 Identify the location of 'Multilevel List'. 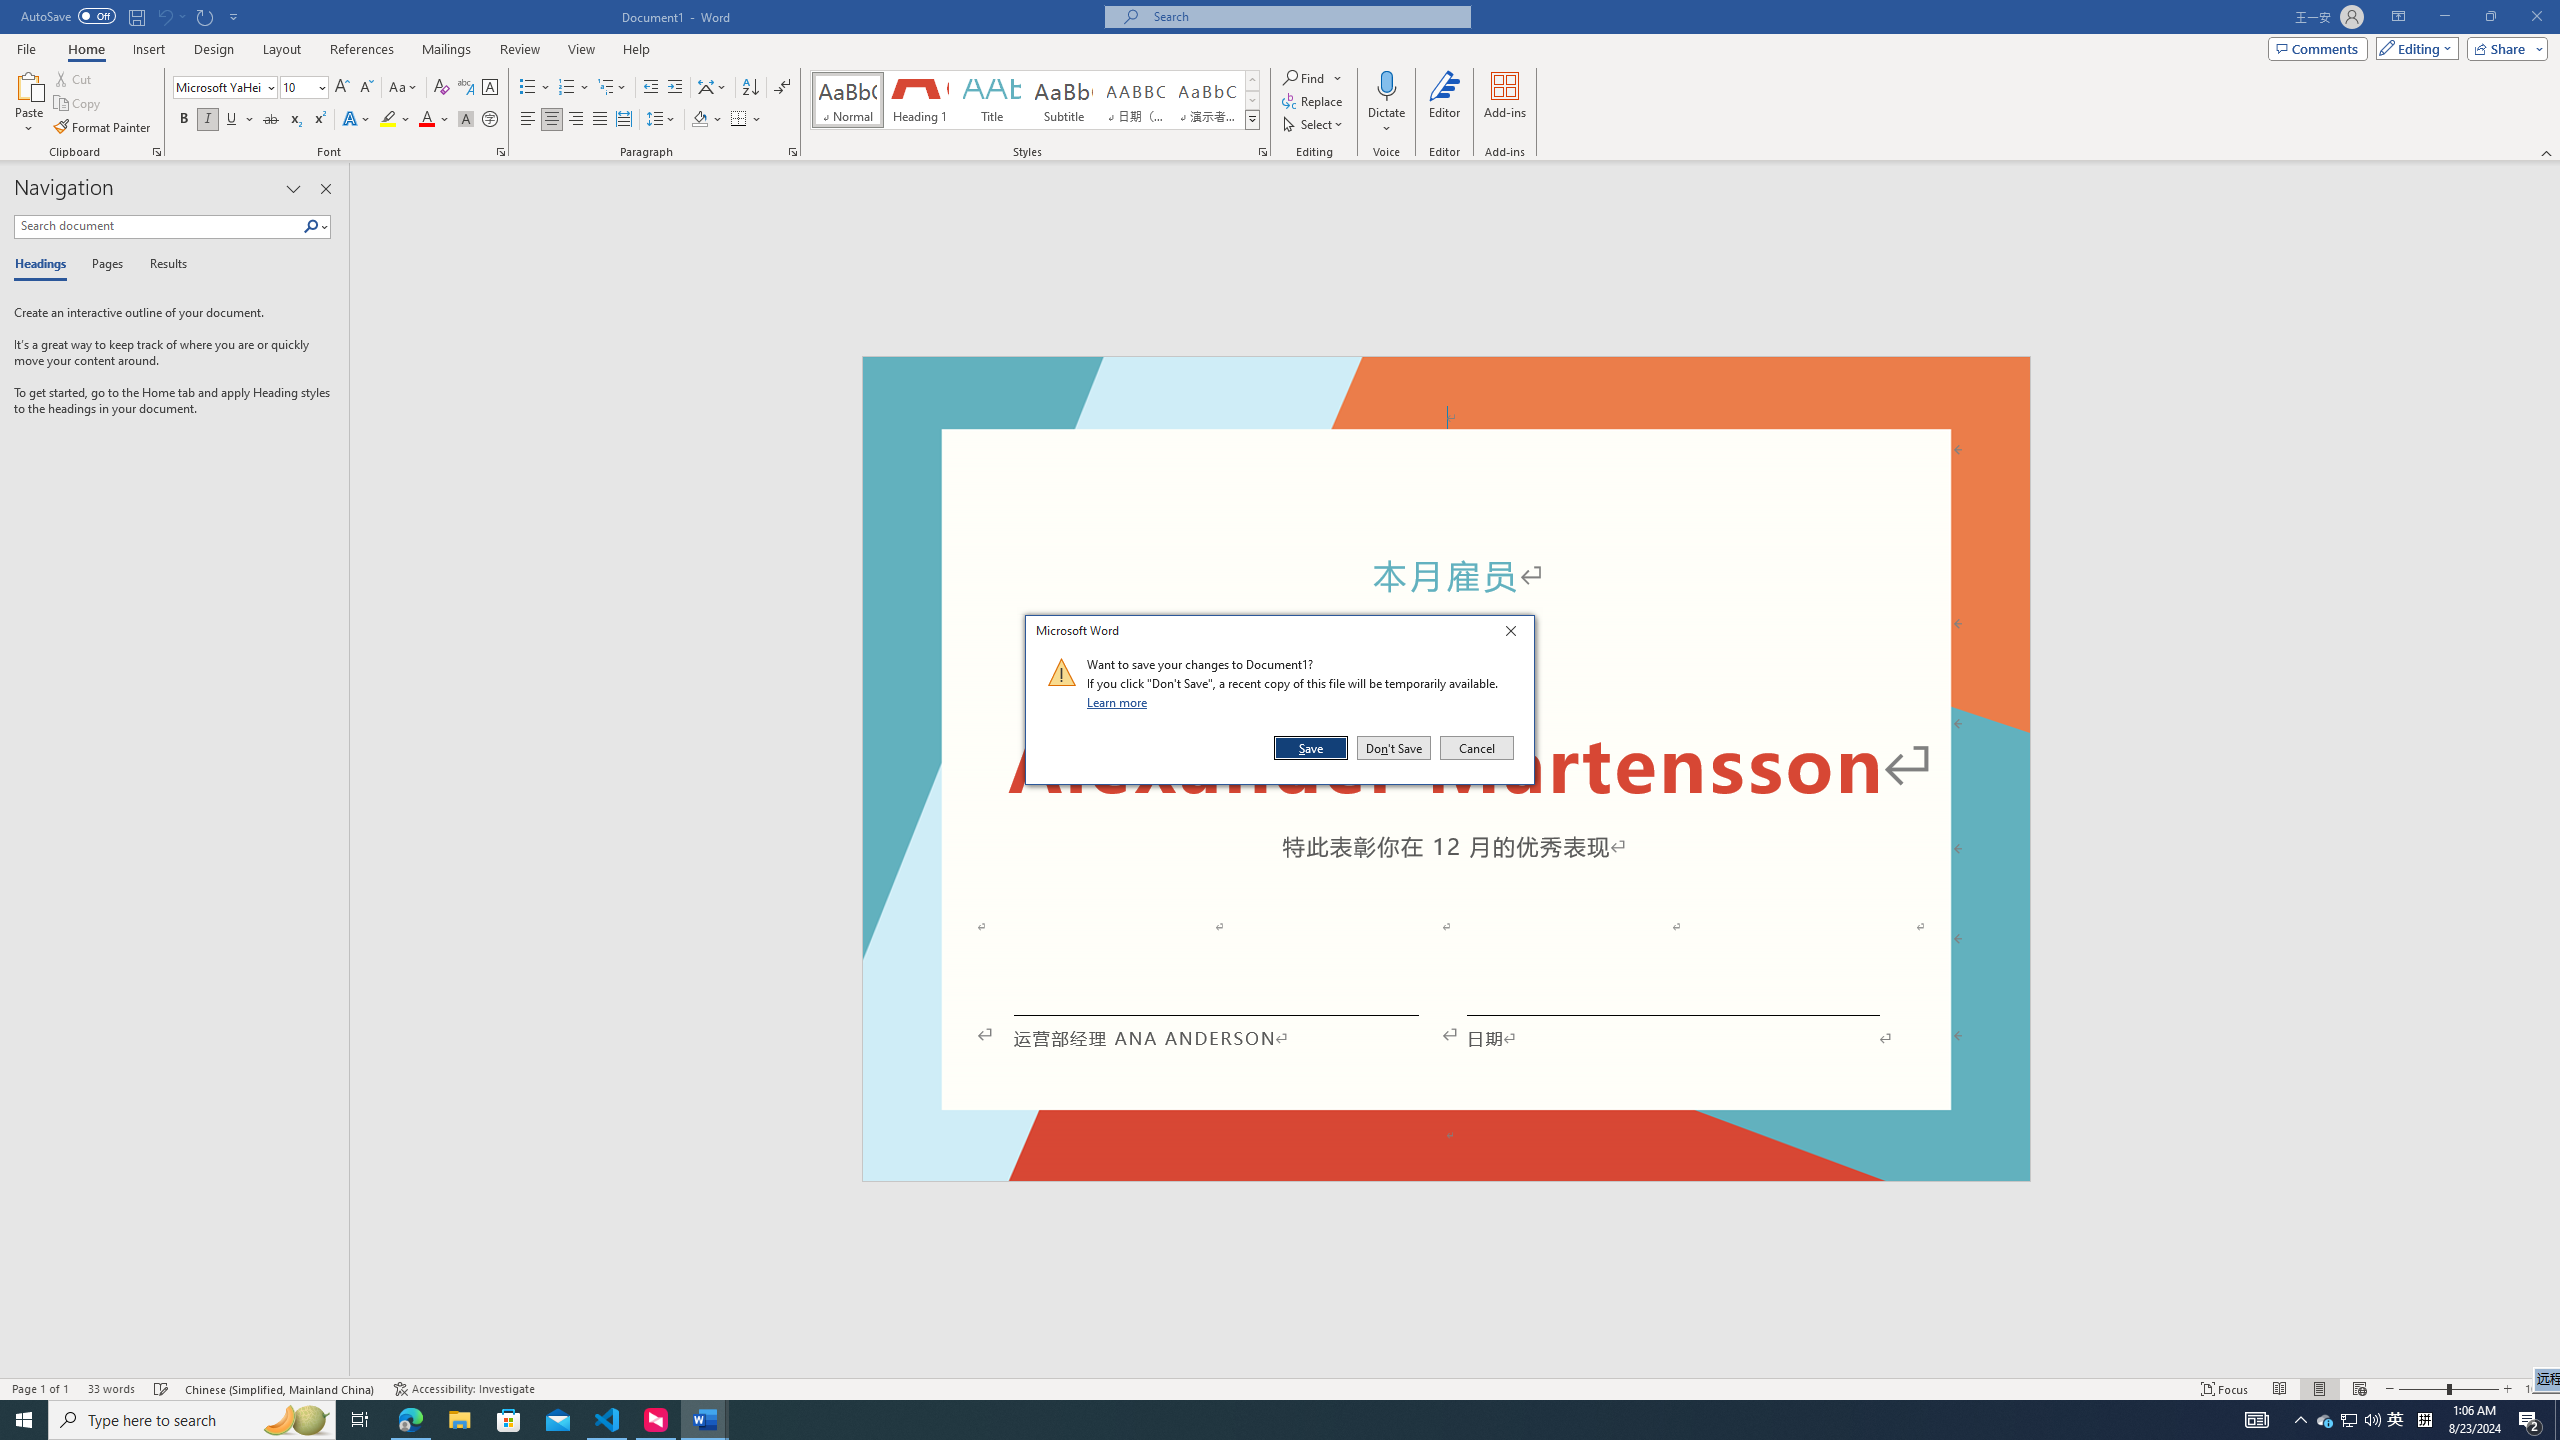
(611, 87).